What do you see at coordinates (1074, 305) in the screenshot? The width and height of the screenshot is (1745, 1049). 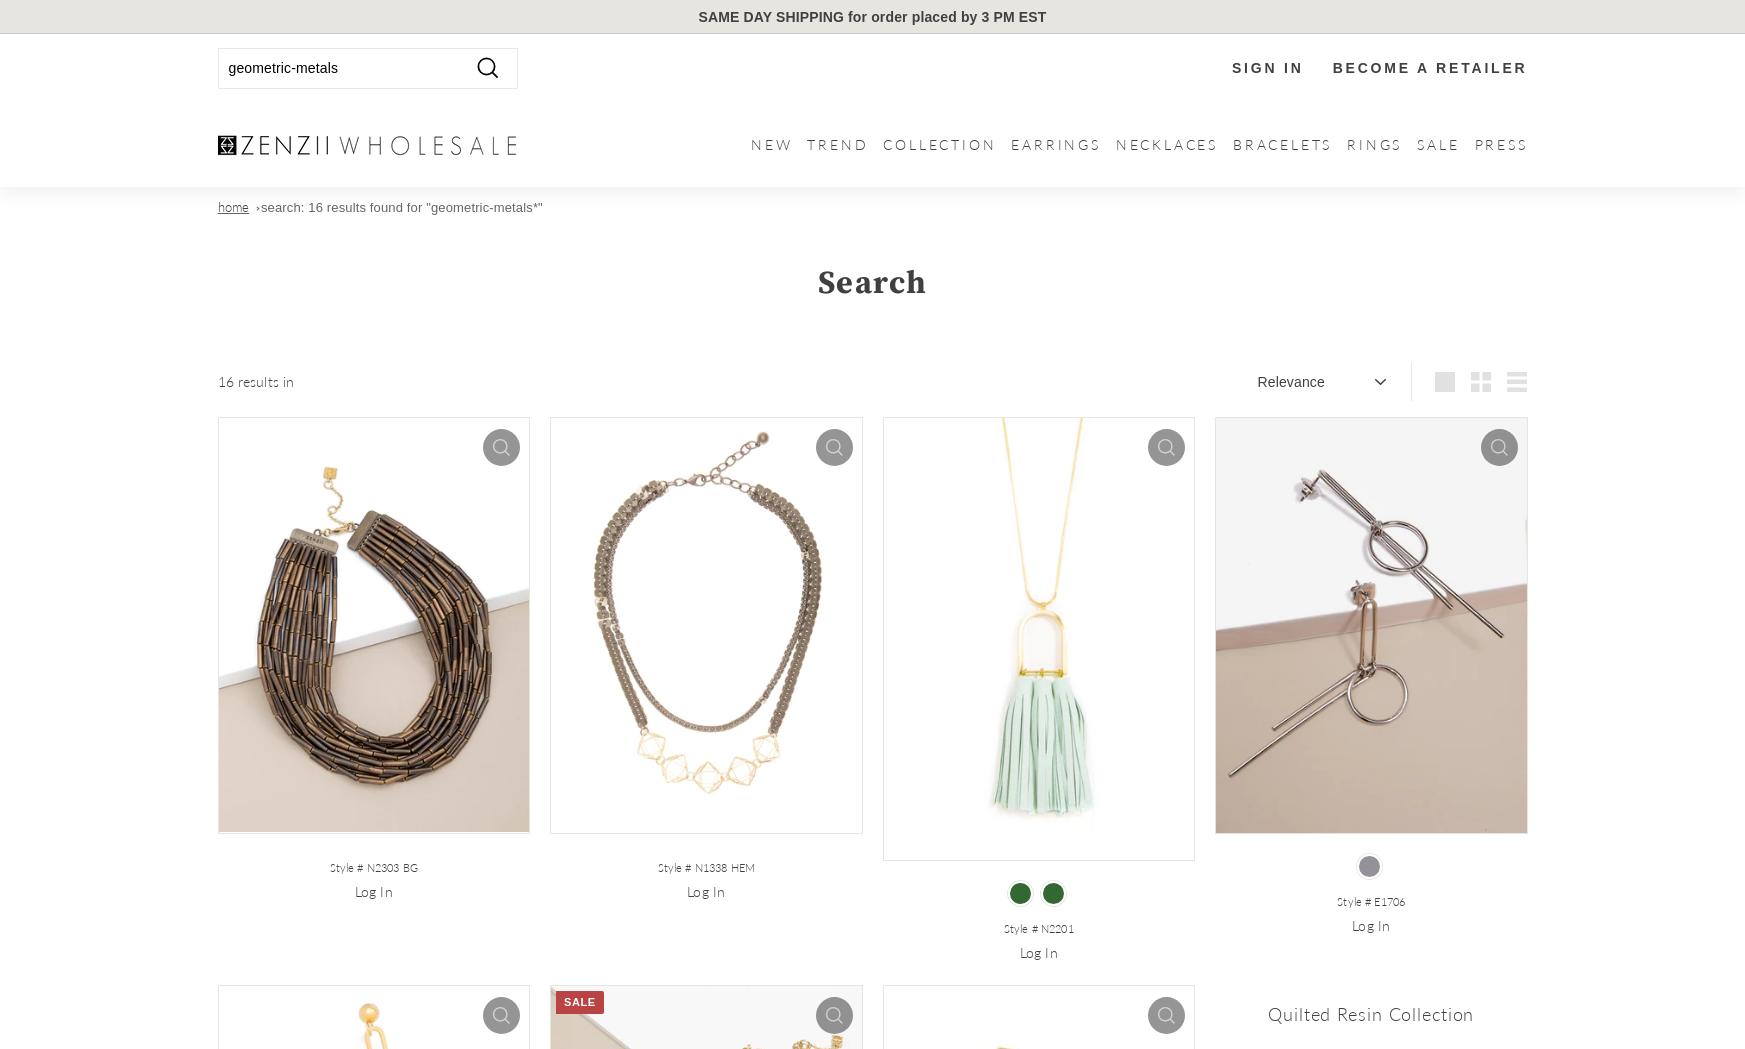 I see `'Flower Earrings'` at bounding box center [1074, 305].